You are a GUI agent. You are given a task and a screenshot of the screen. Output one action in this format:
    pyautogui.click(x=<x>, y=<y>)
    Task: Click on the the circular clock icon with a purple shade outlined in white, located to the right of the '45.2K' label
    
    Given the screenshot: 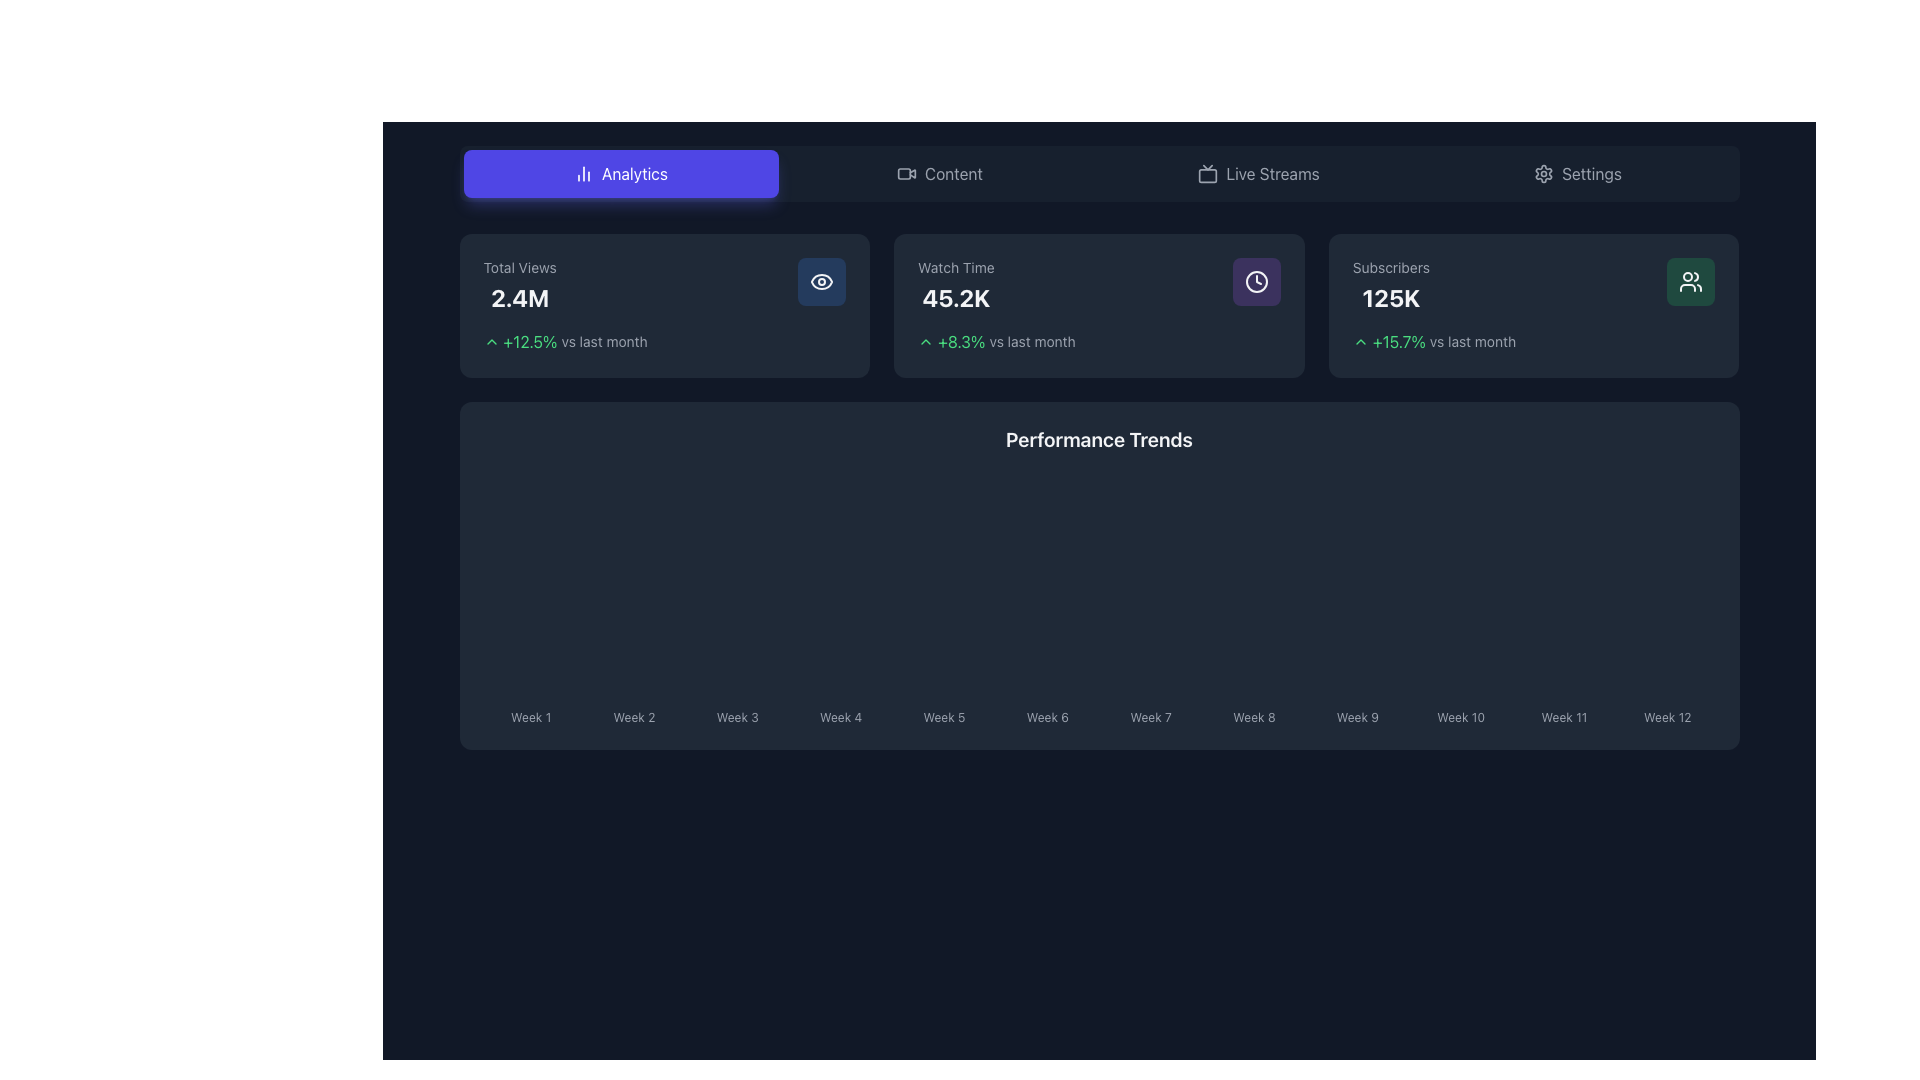 What is the action you would take?
    pyautogui.click(x=1255, y=281)
    